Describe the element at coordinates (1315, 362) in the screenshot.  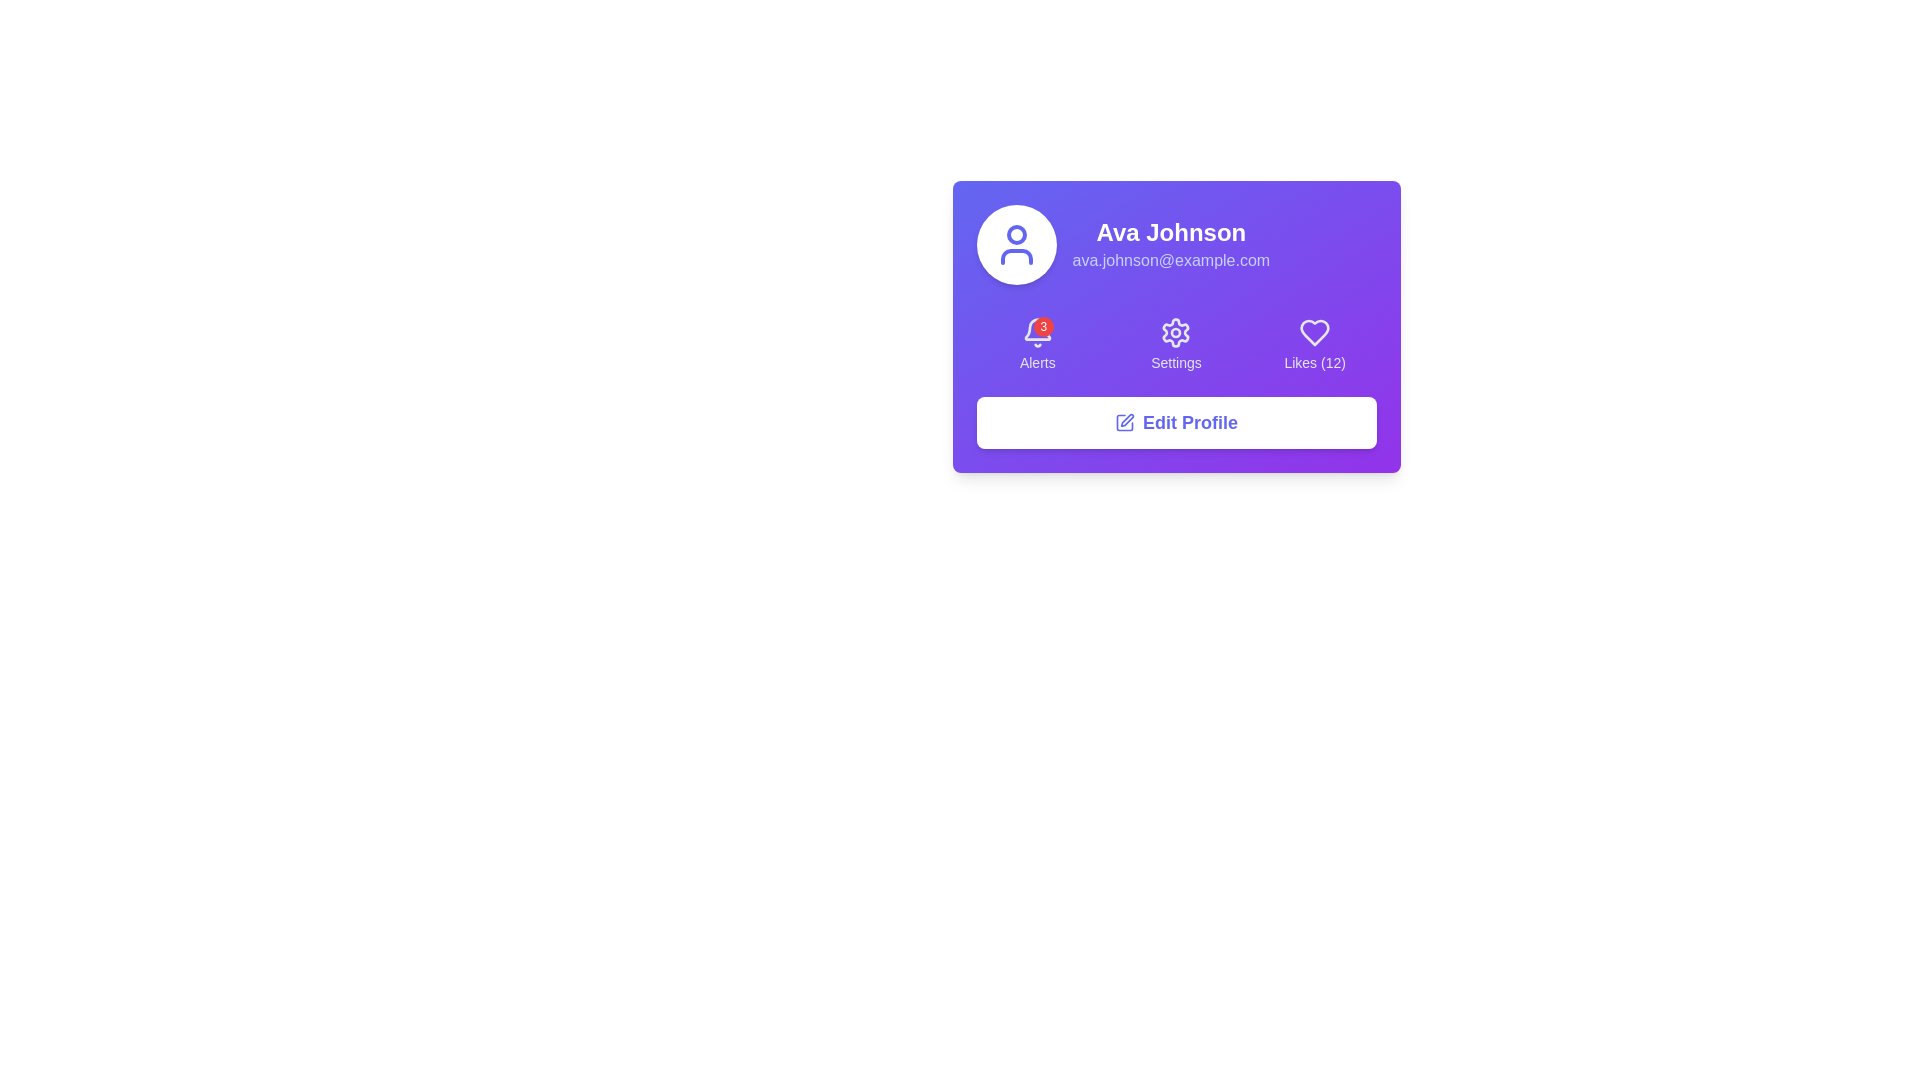
I see `the 'Likes (12)' text label, which is displayed in a small gray font on a purple background, located below the heart-shaped icon` at that location.